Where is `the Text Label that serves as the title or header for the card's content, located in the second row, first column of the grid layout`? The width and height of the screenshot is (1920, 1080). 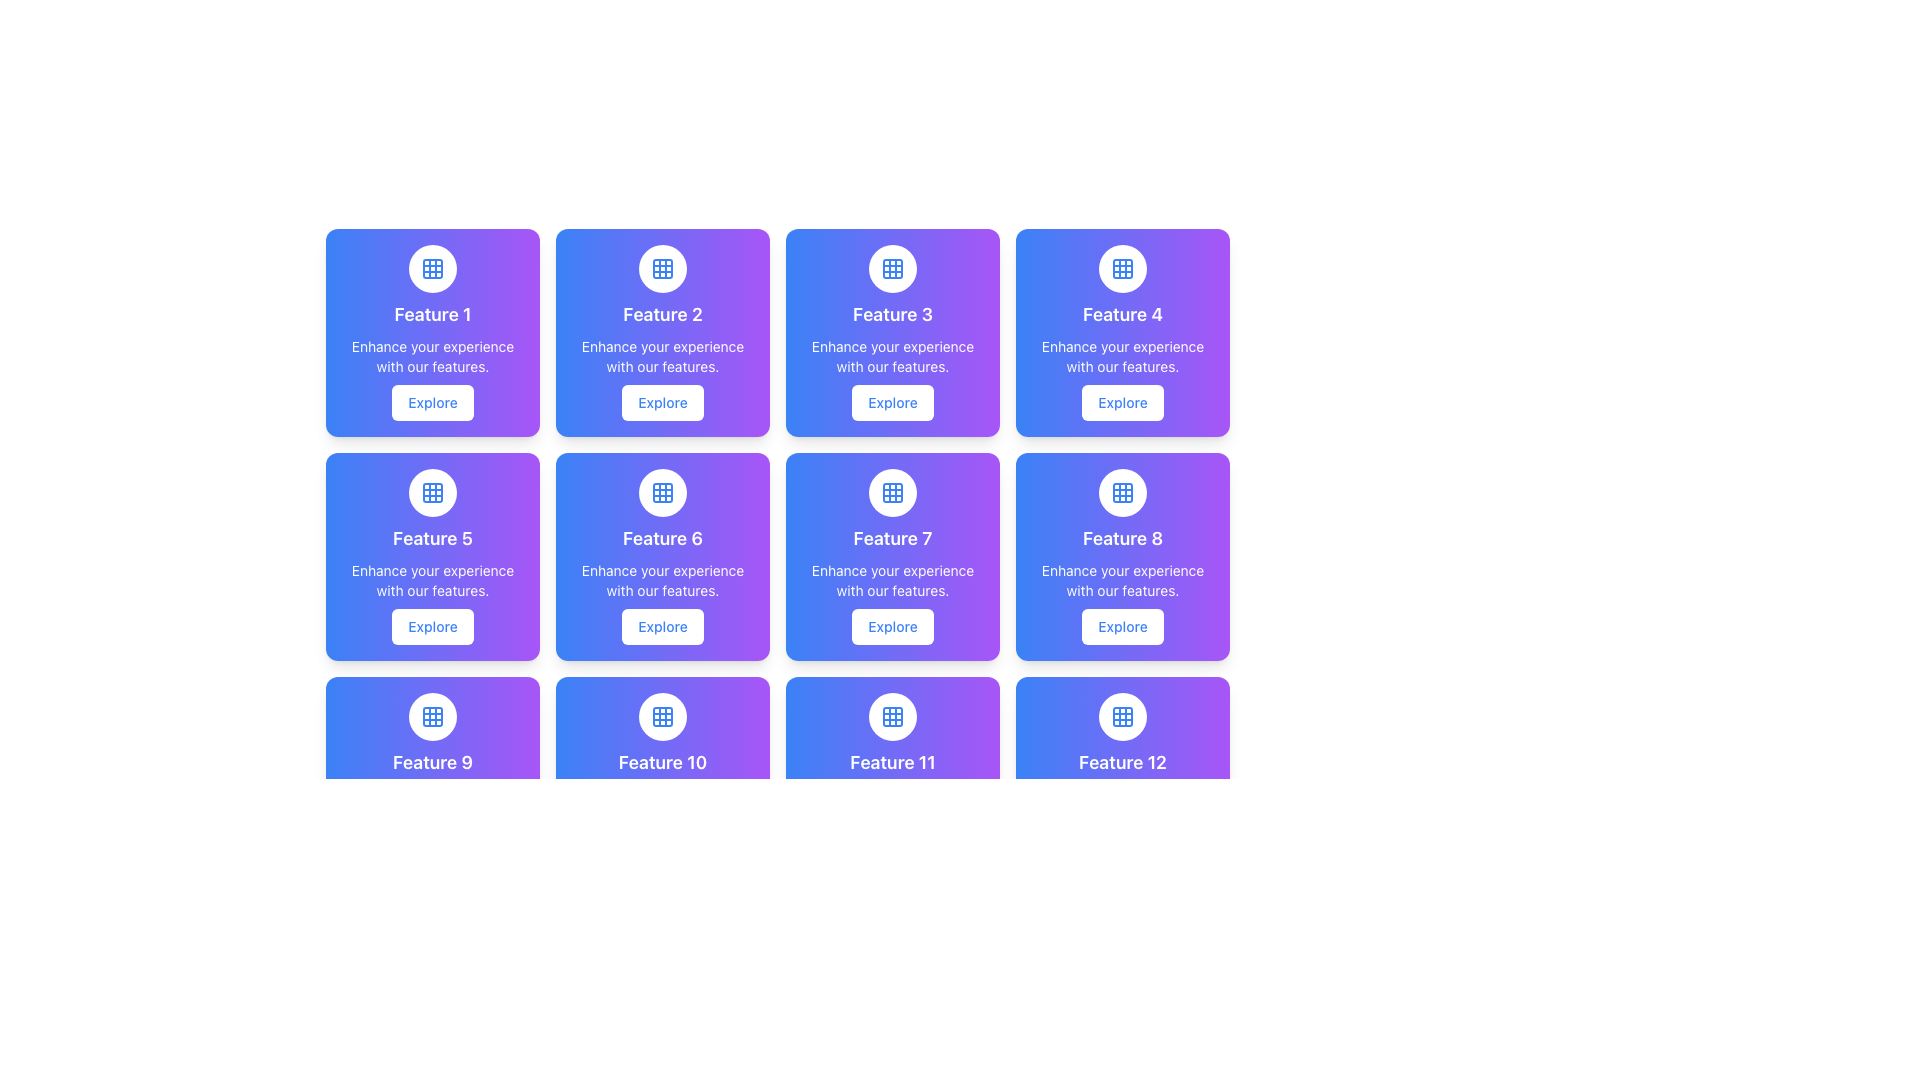
the Text Label that serves as the title or header for the card's content, located in the second row, first column of the grid layout is located at coordinates (431, 538).